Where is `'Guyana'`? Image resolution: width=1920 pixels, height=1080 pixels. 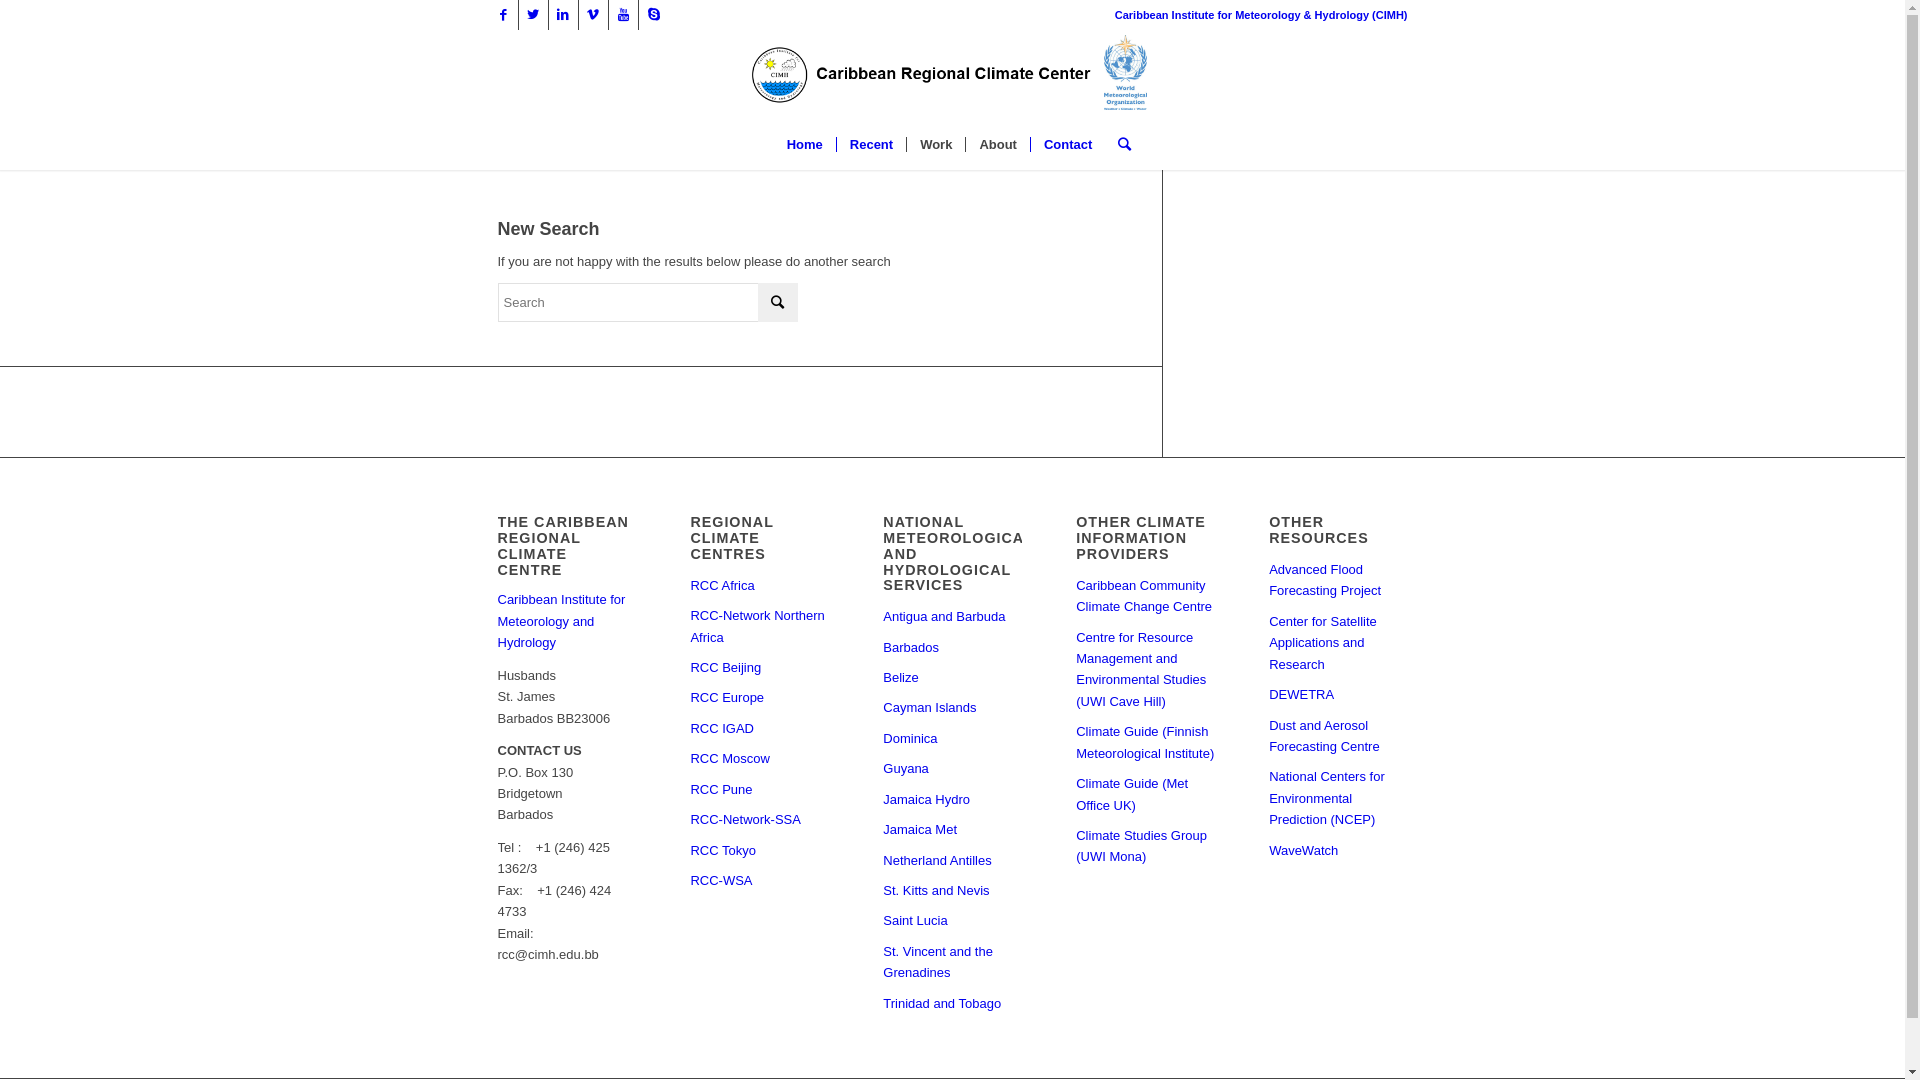
'Guyana' is located at coordinates (950, 767).